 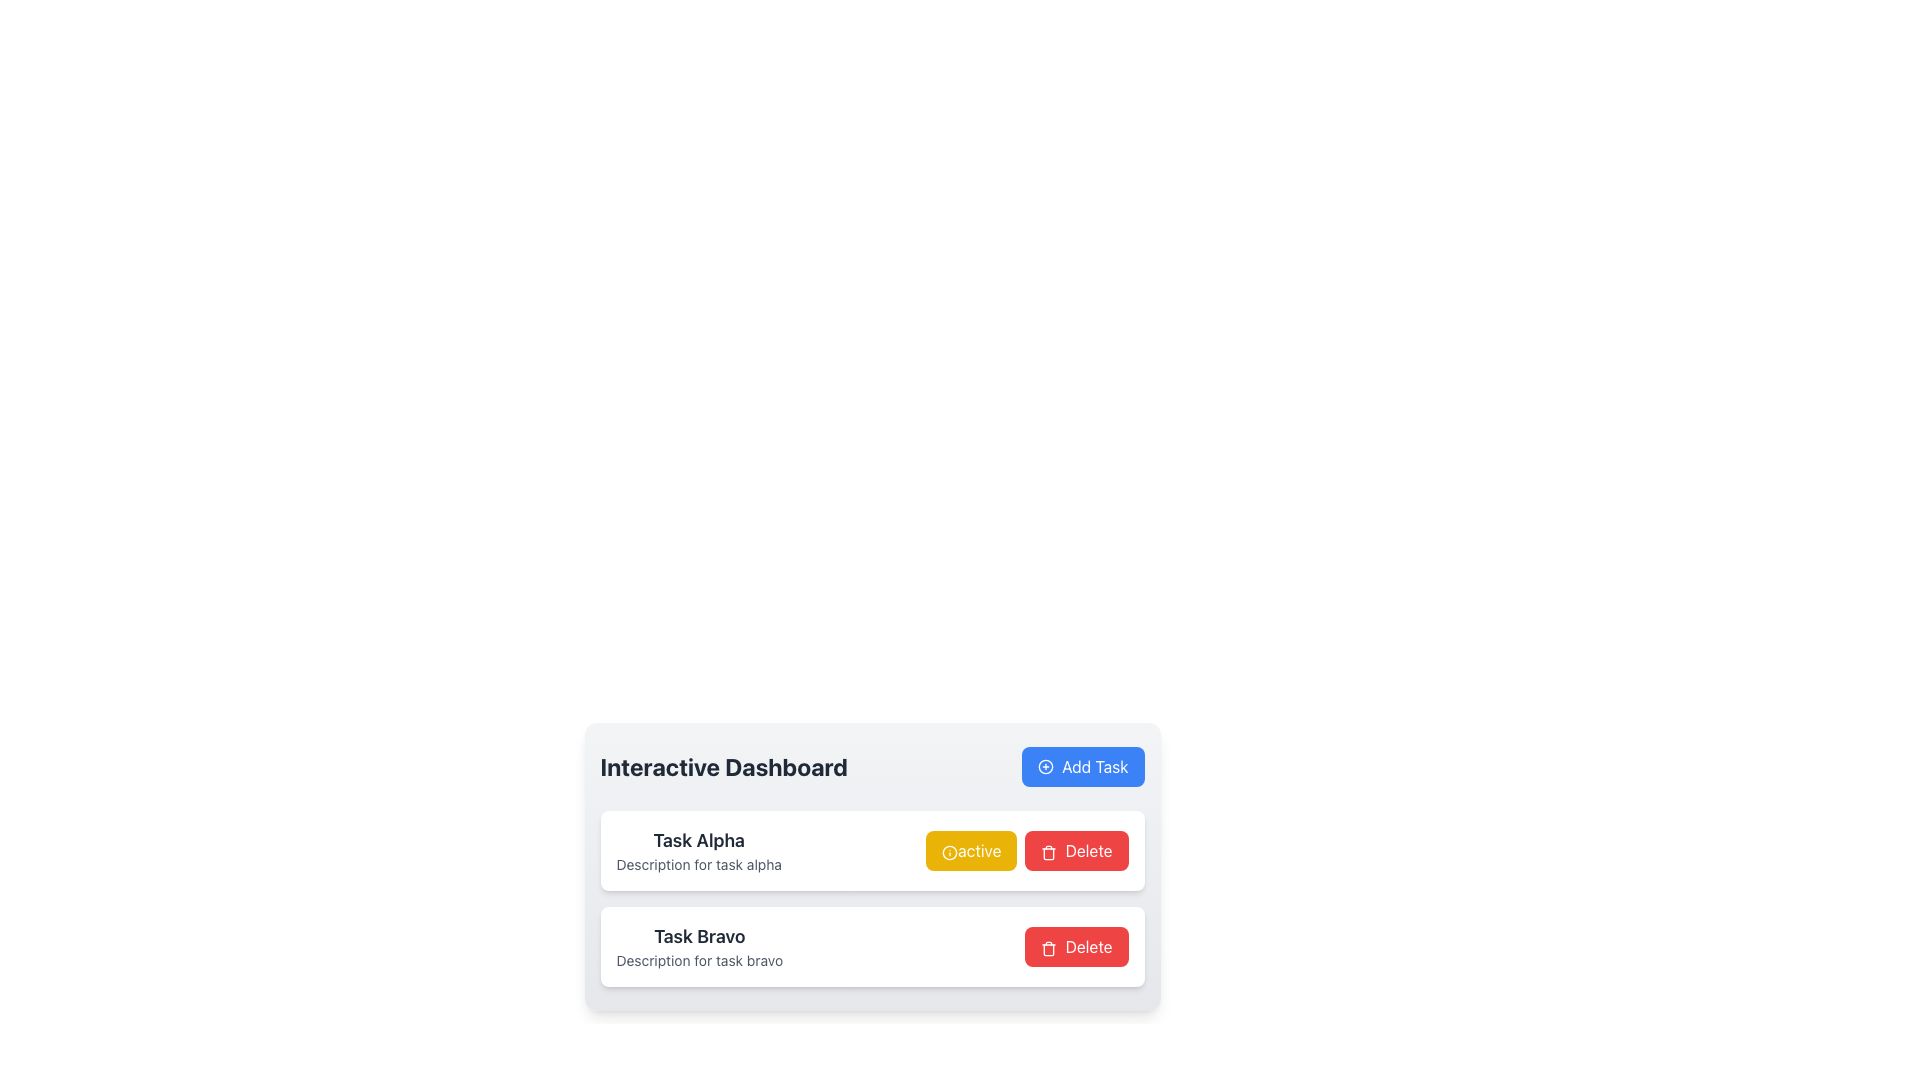 I want to click on the circular information icon with a yellow background, located to the left of the text 'active' in the yellow button area of the 'Task Alpha' entry, so click(x=949, y=852).